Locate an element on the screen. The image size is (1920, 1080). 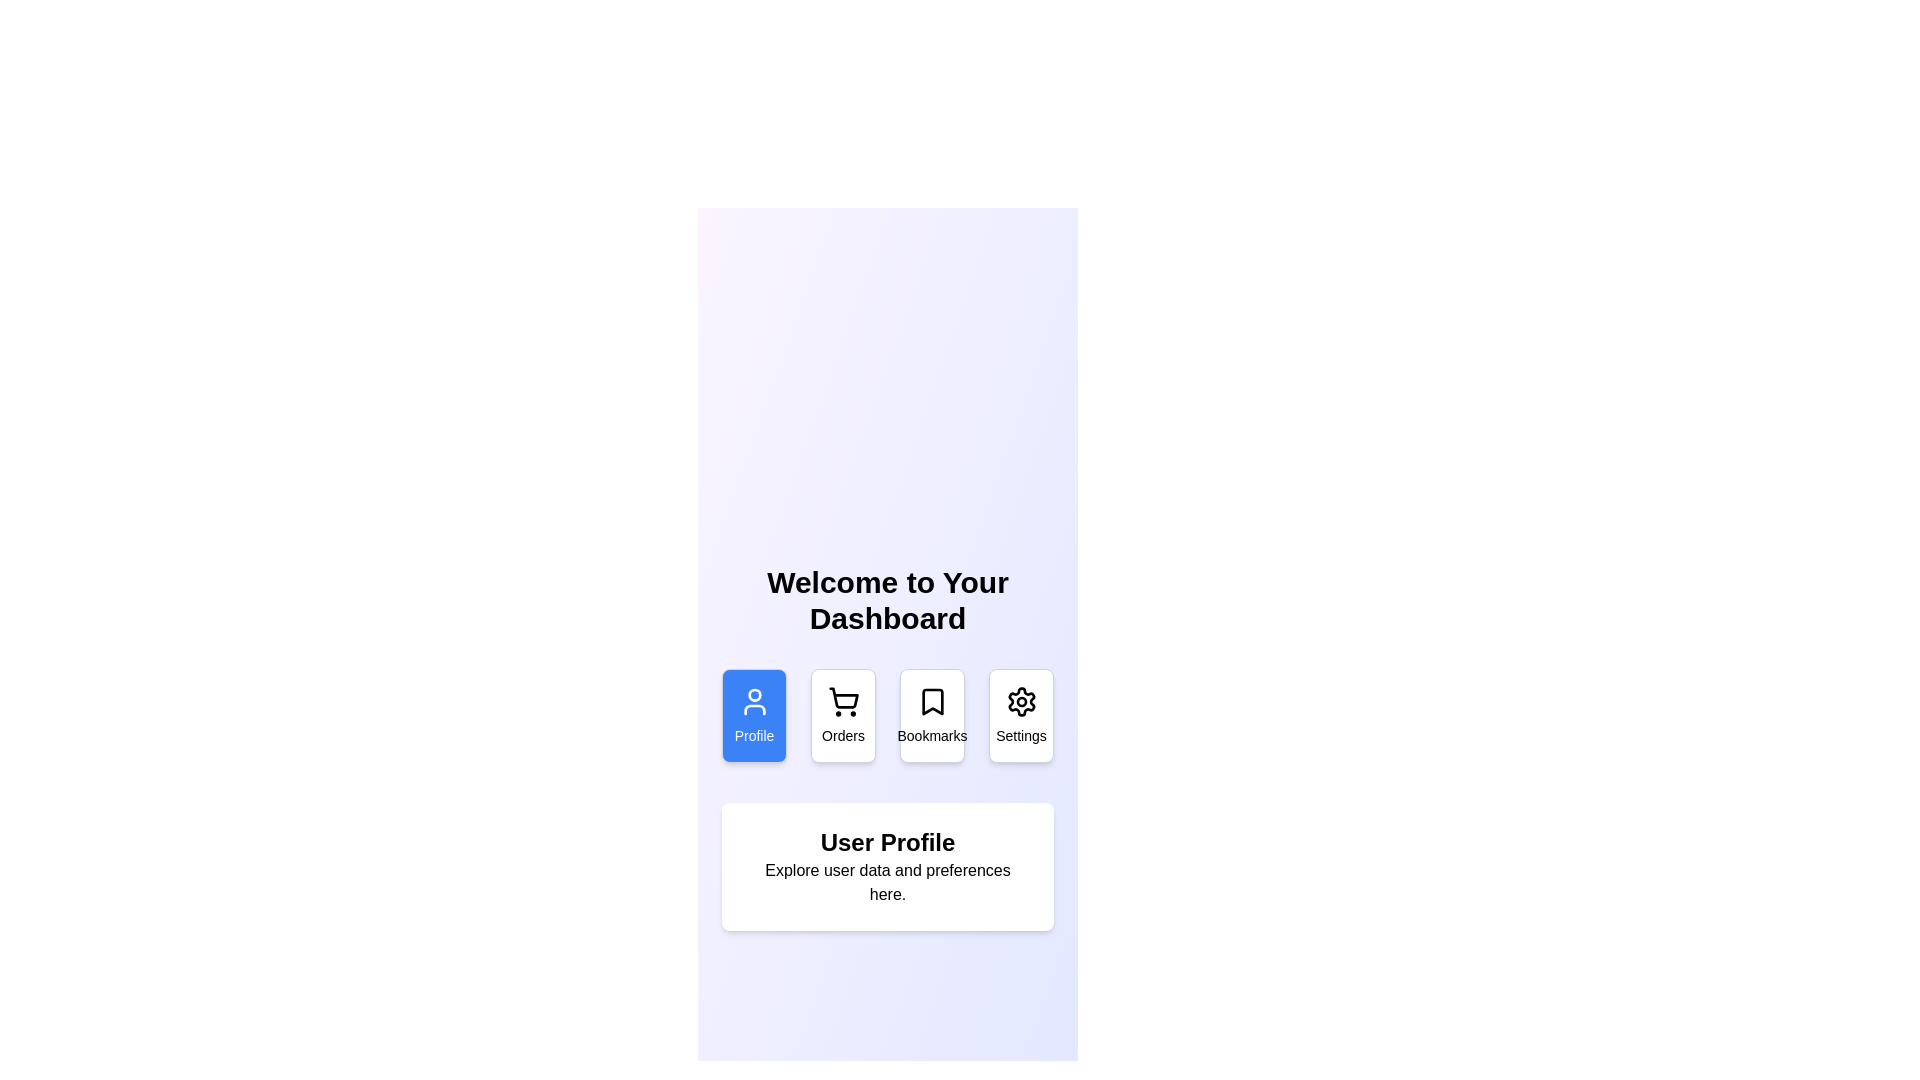
the 'Bookmarks' icon, which is the third button in a row of four buttons in the interface, located between 'Orders' and 'Settings' is located at coordinates (931, 701).